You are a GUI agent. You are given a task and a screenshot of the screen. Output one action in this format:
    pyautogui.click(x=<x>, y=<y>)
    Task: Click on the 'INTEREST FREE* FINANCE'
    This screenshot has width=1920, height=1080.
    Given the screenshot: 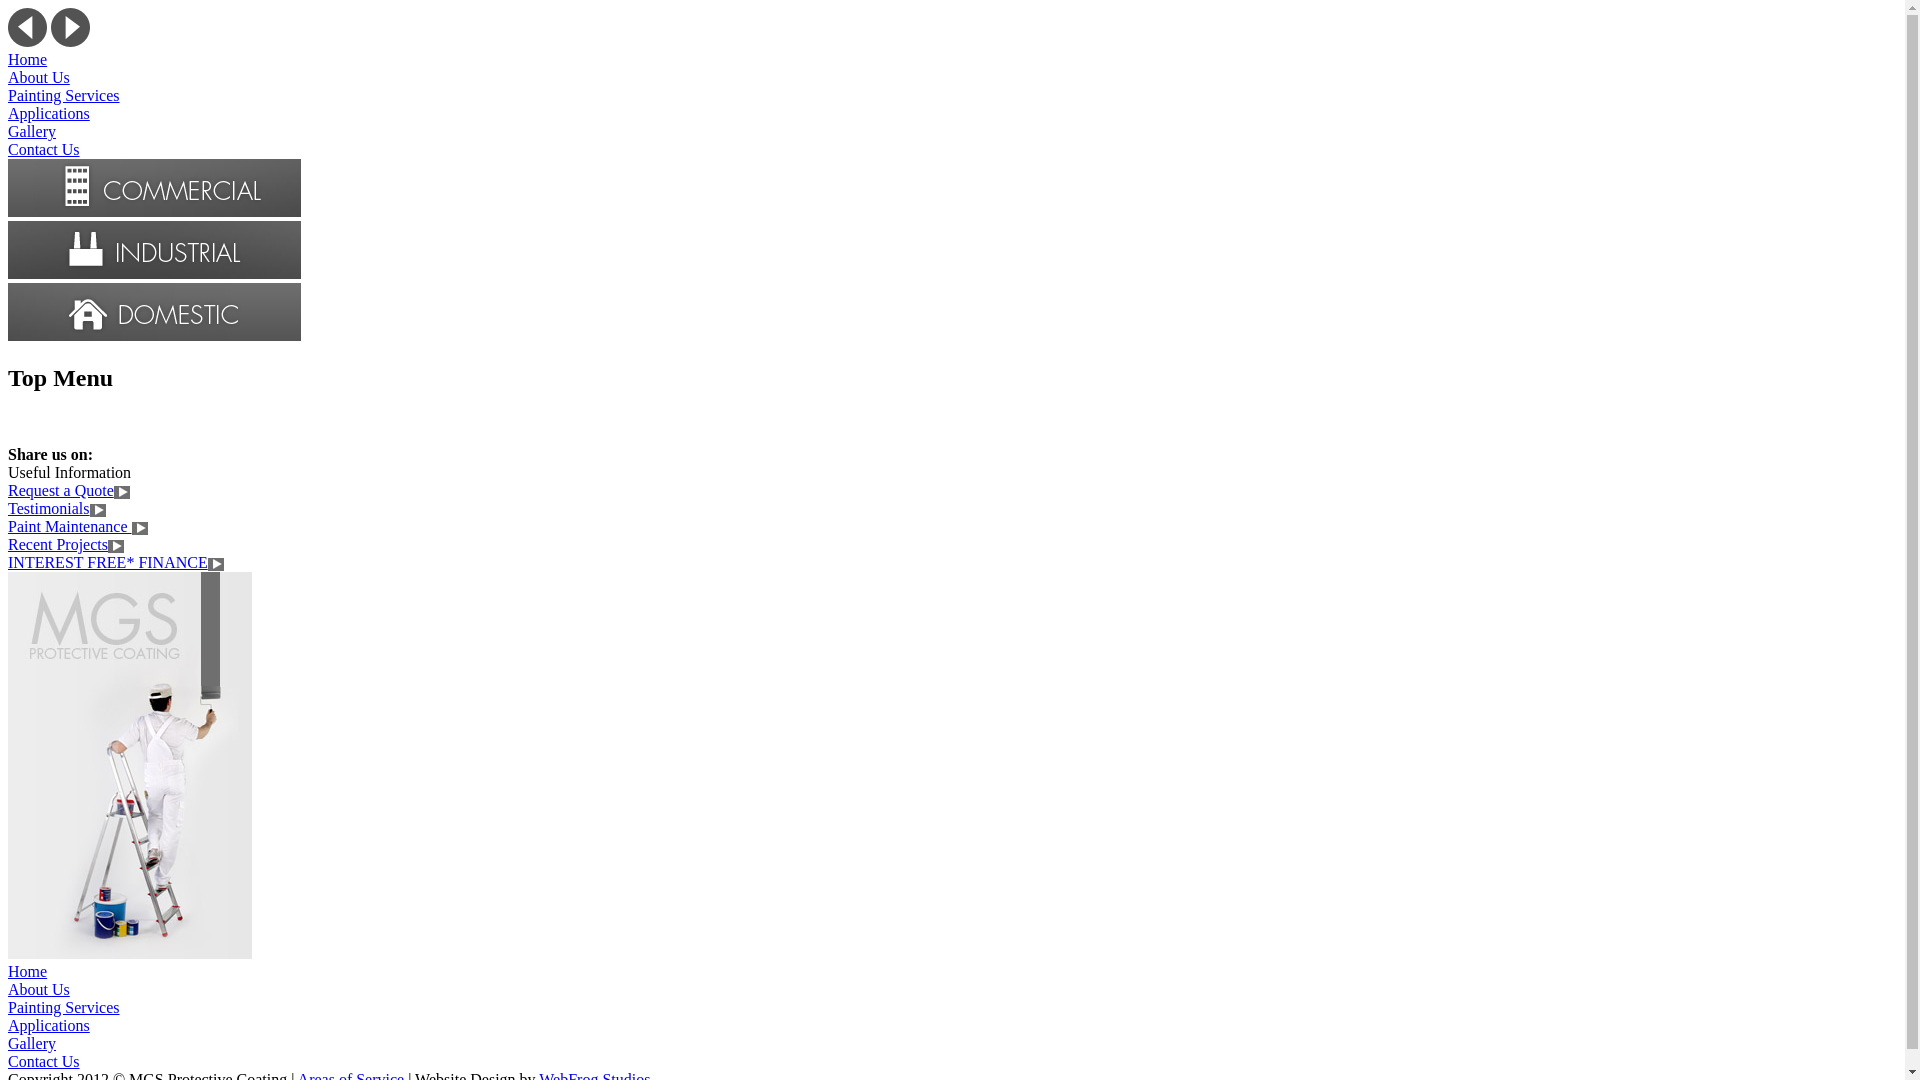 What is the action you would take?
    pyautogui.click(x=107, y=562)
    